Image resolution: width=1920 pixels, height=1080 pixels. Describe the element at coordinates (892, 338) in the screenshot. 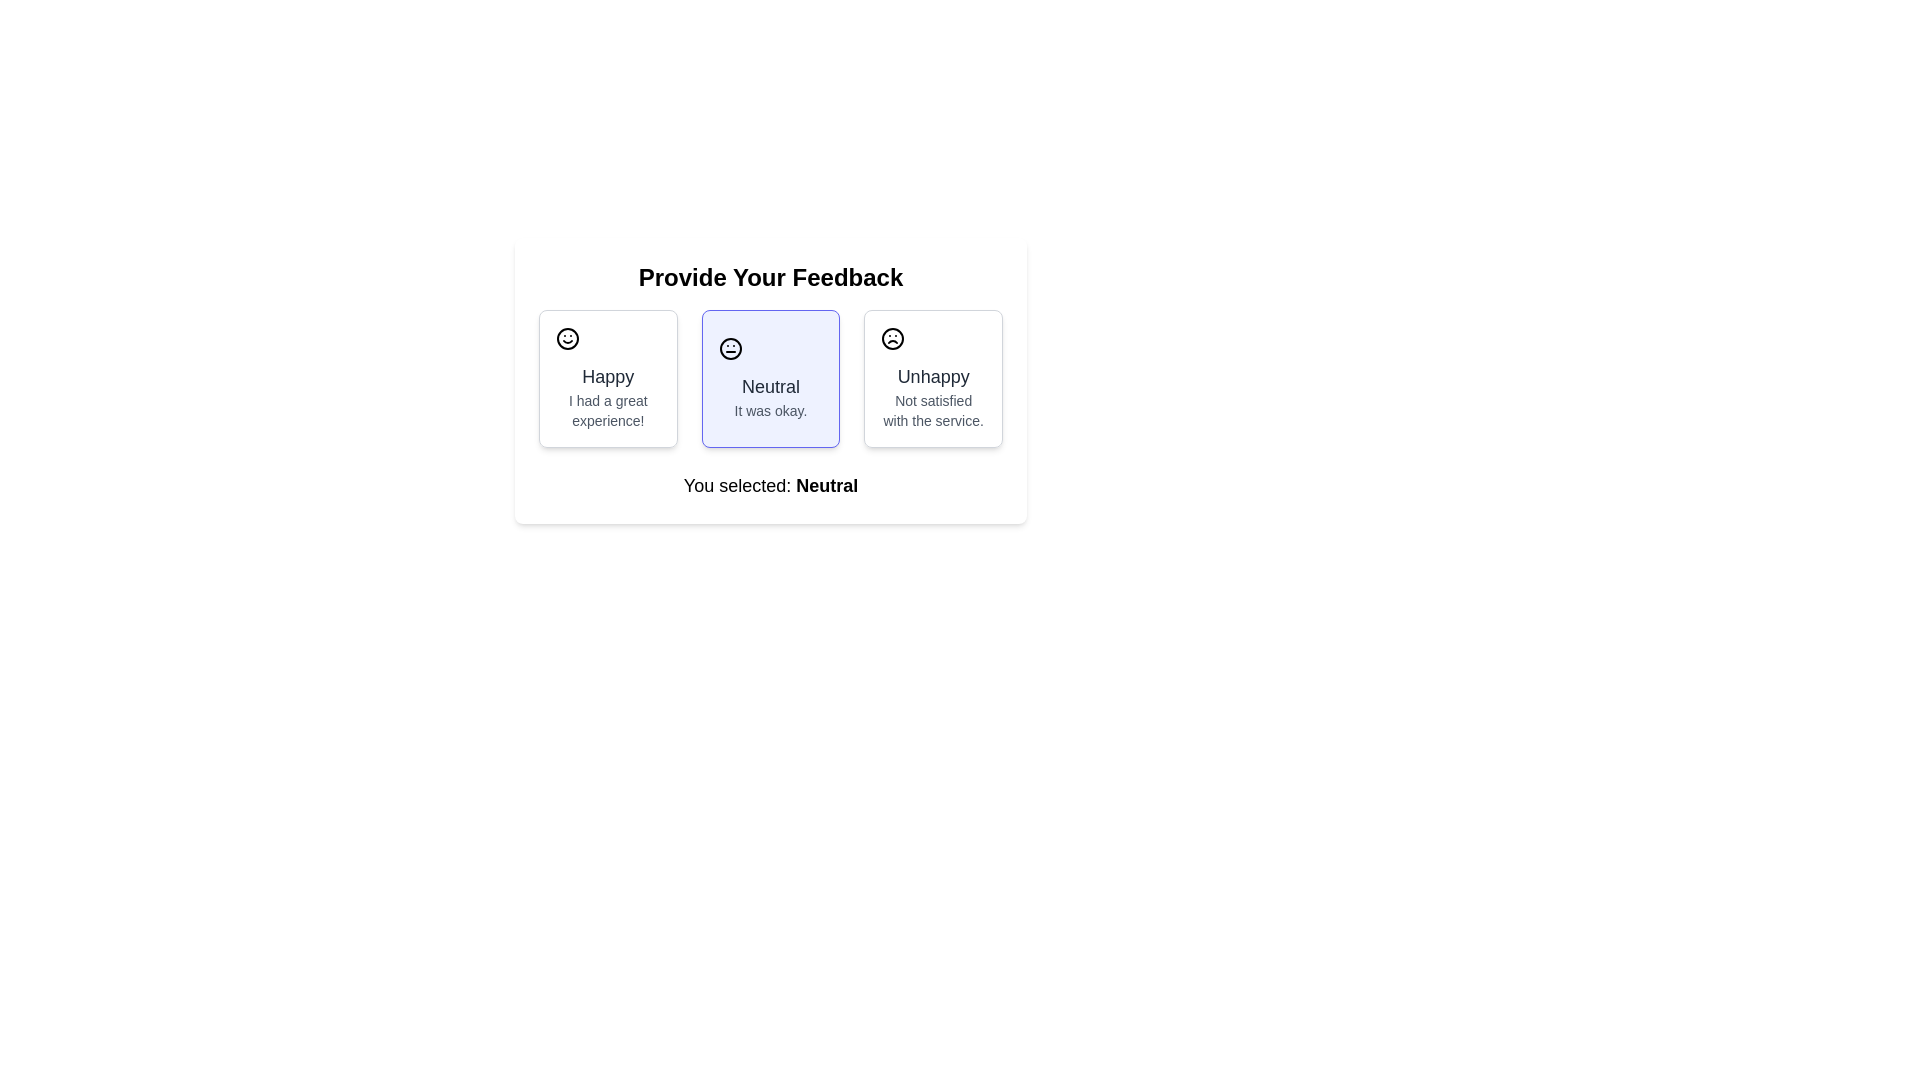

I see `the 'Unhappy' feedback option by clicking on the SVG circle element that represents the visual boundary of the frown icon` at that location.